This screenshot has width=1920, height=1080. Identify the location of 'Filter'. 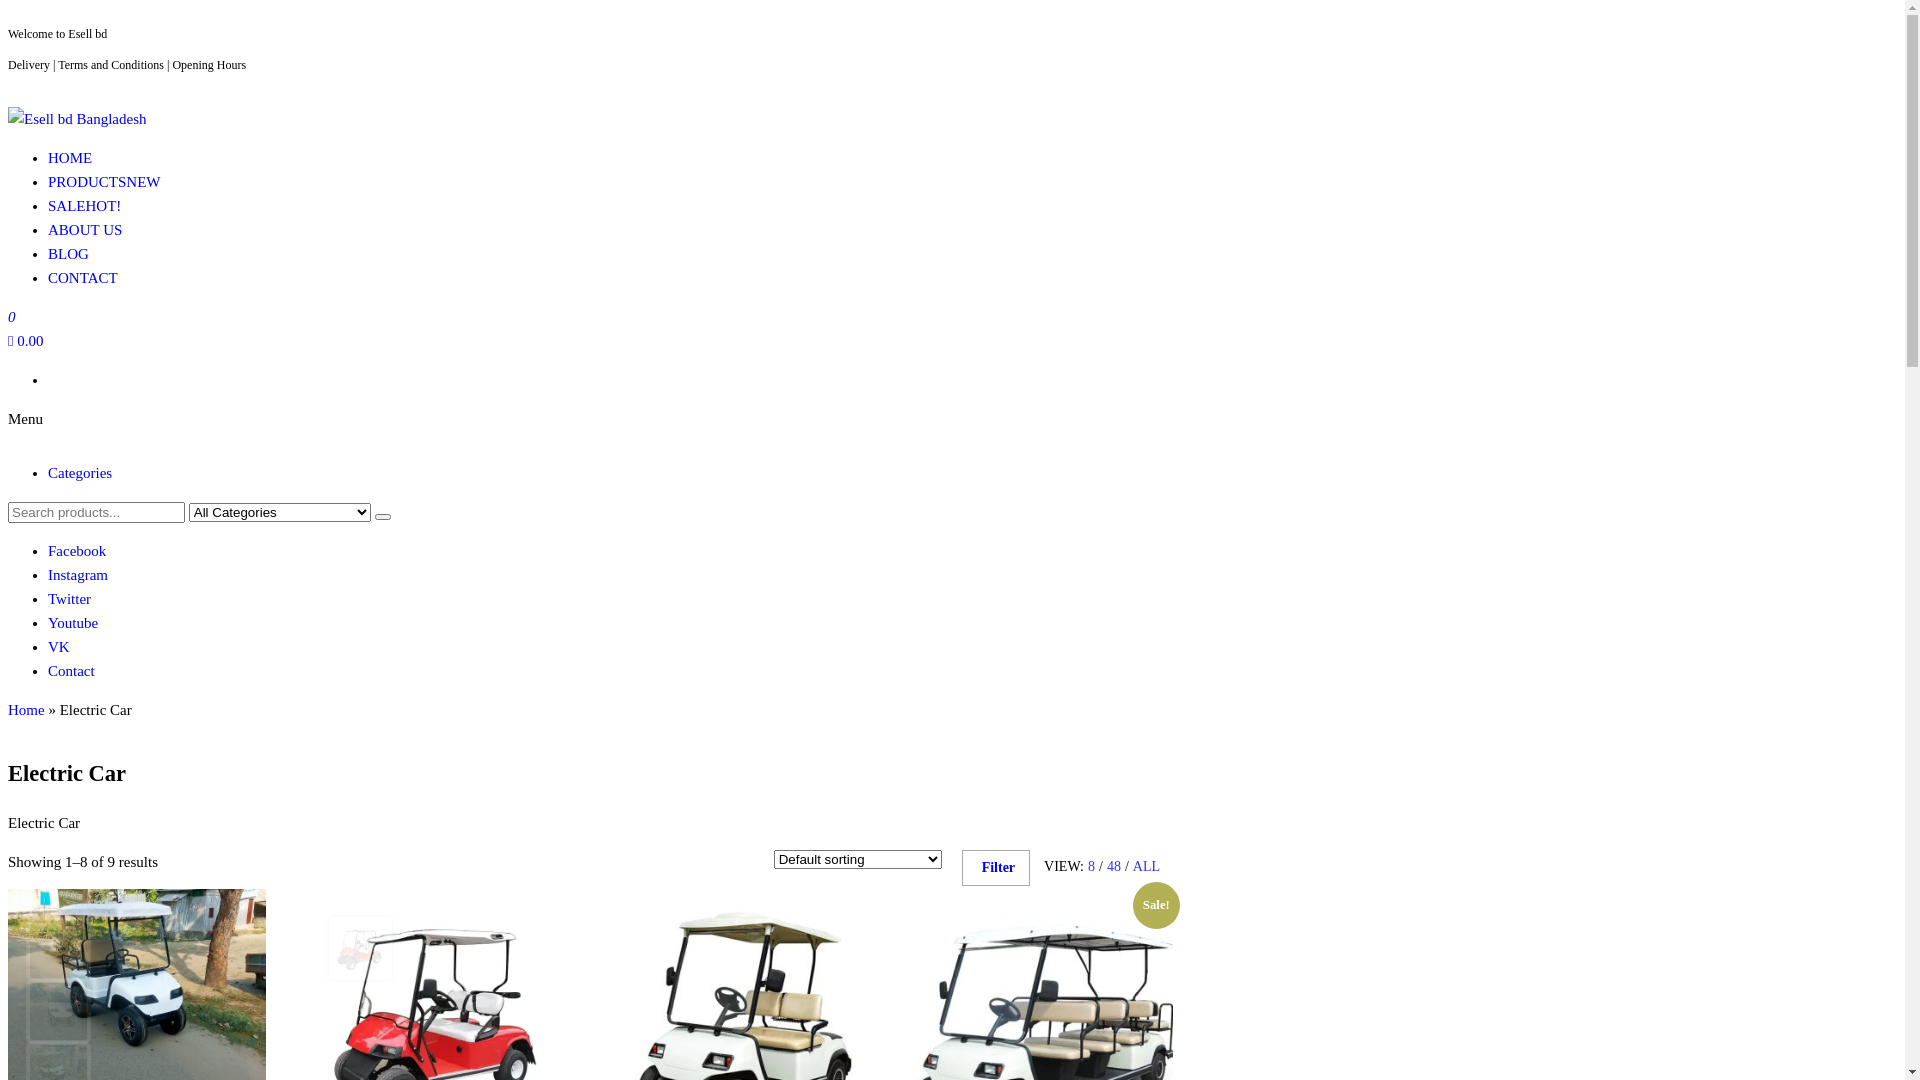
(961, 866).